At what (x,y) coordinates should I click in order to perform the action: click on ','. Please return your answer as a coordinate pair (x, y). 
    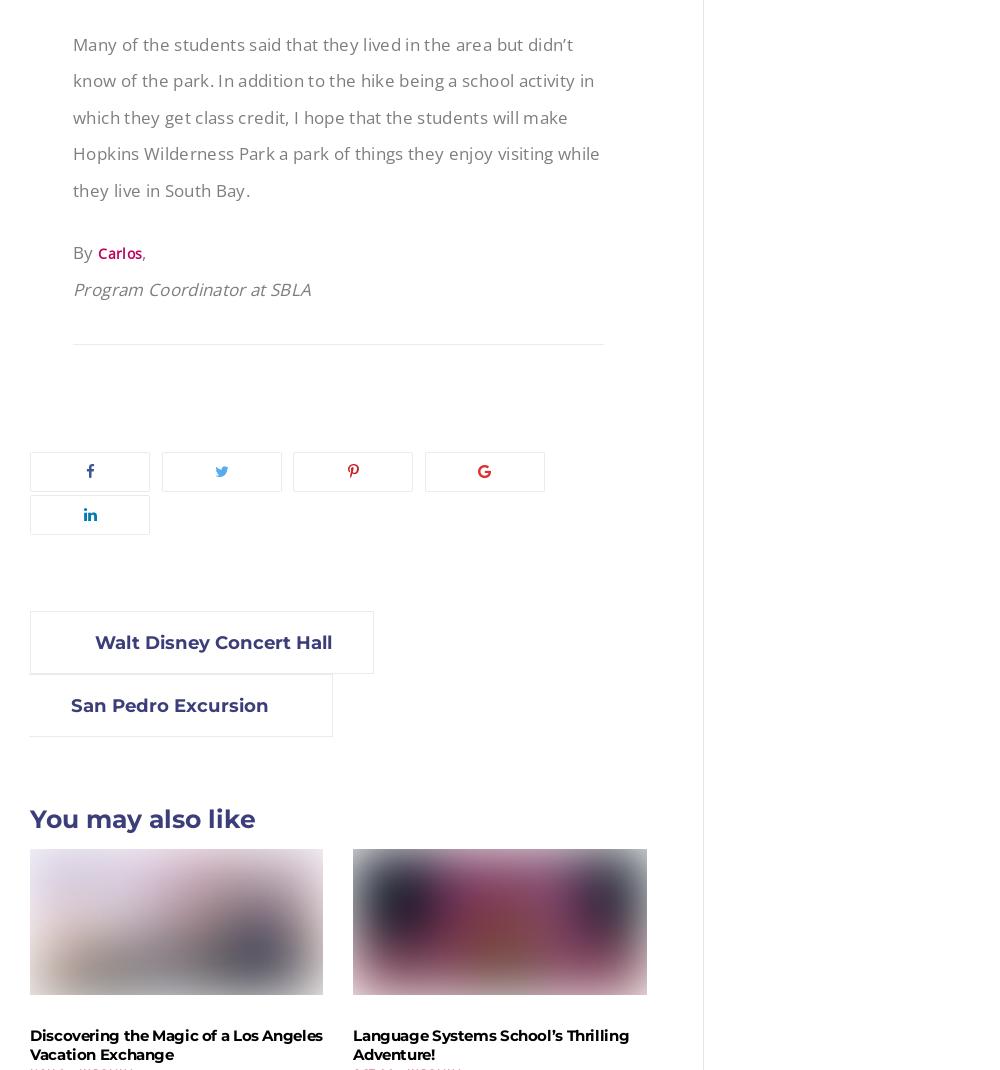
    Looking at the image, I should click on (144, 250).